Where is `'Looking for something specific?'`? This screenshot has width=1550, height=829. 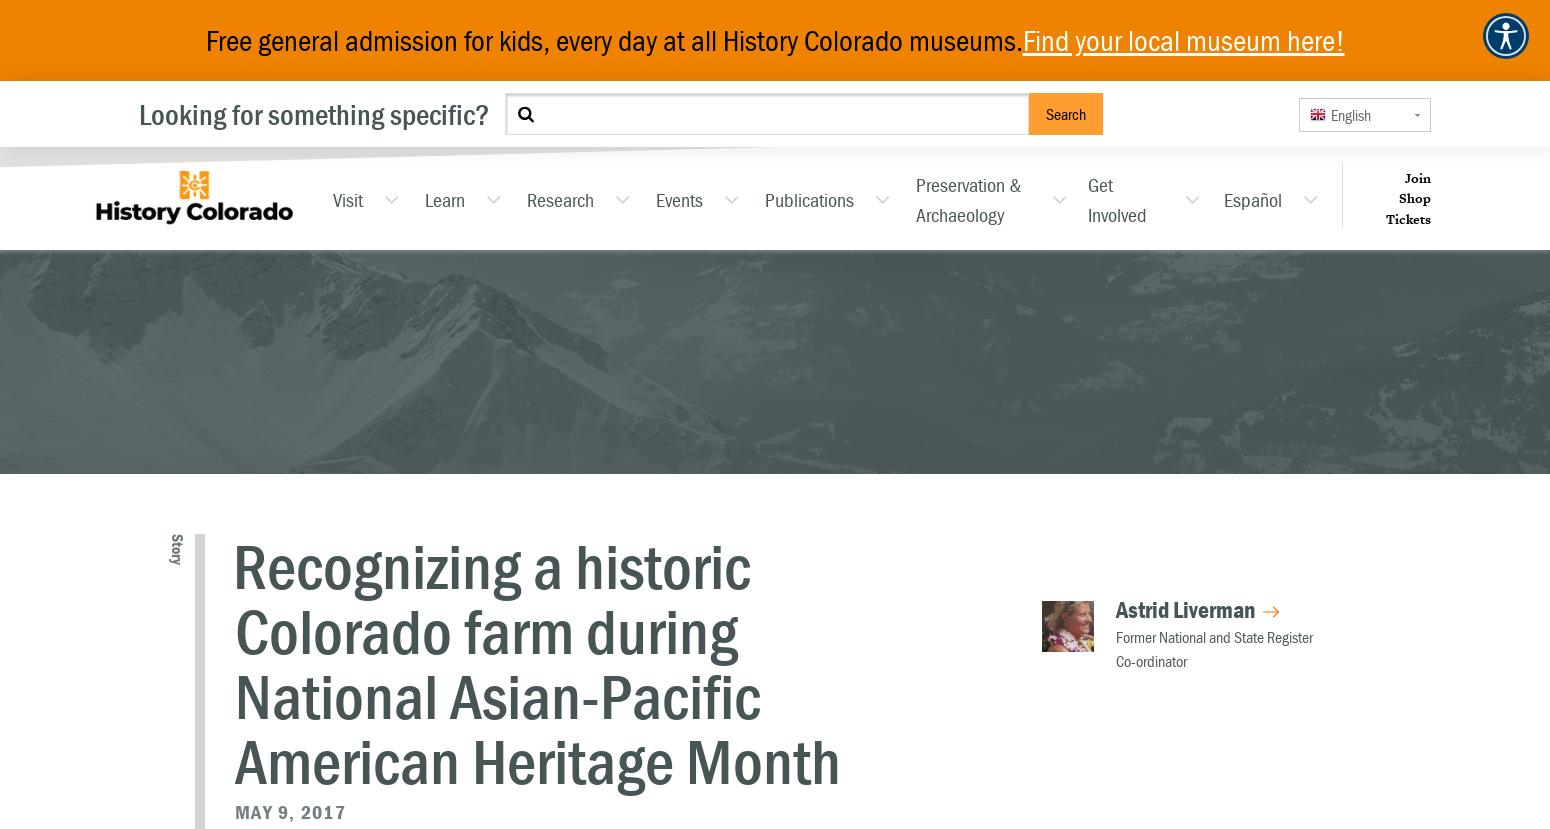
'Looking for something specific?' is located at coordinates (313, 113).